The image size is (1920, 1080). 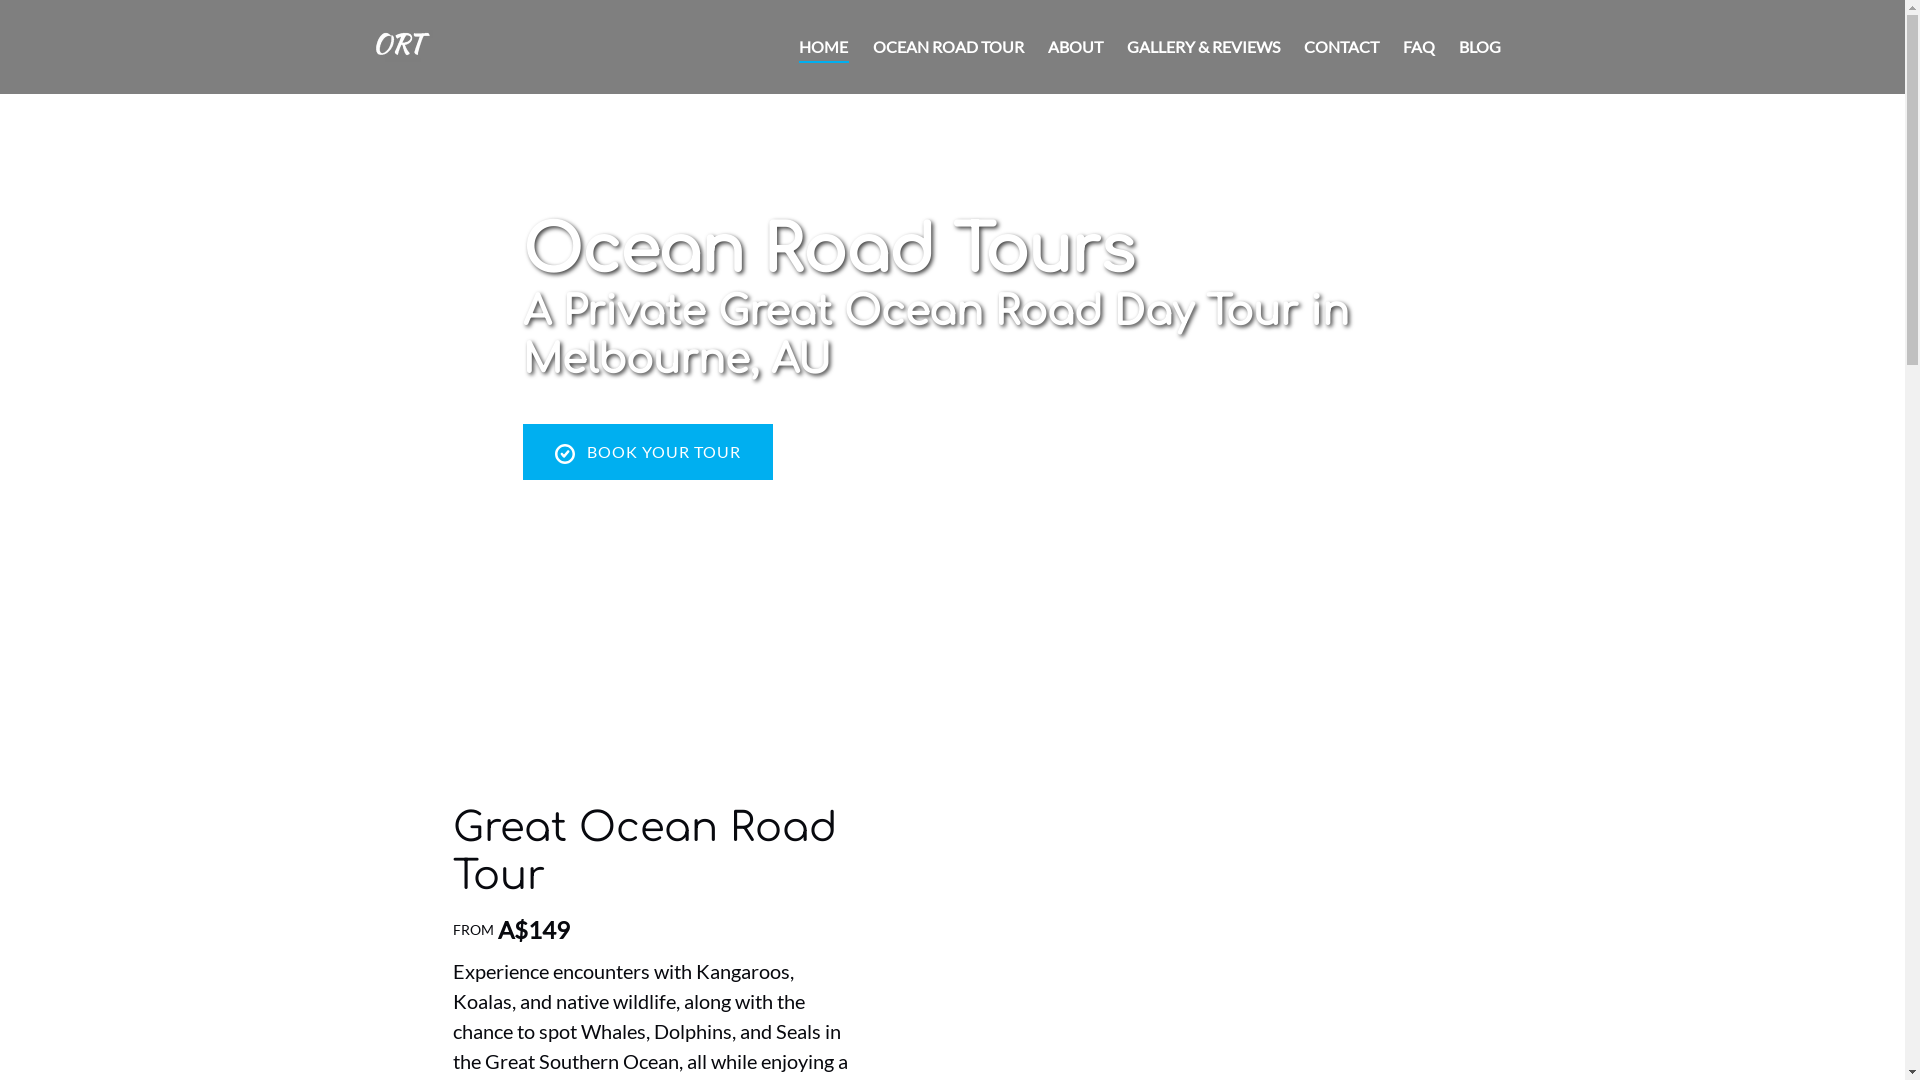 I want to click on 'FAQ', so click(x=1416, y=45).